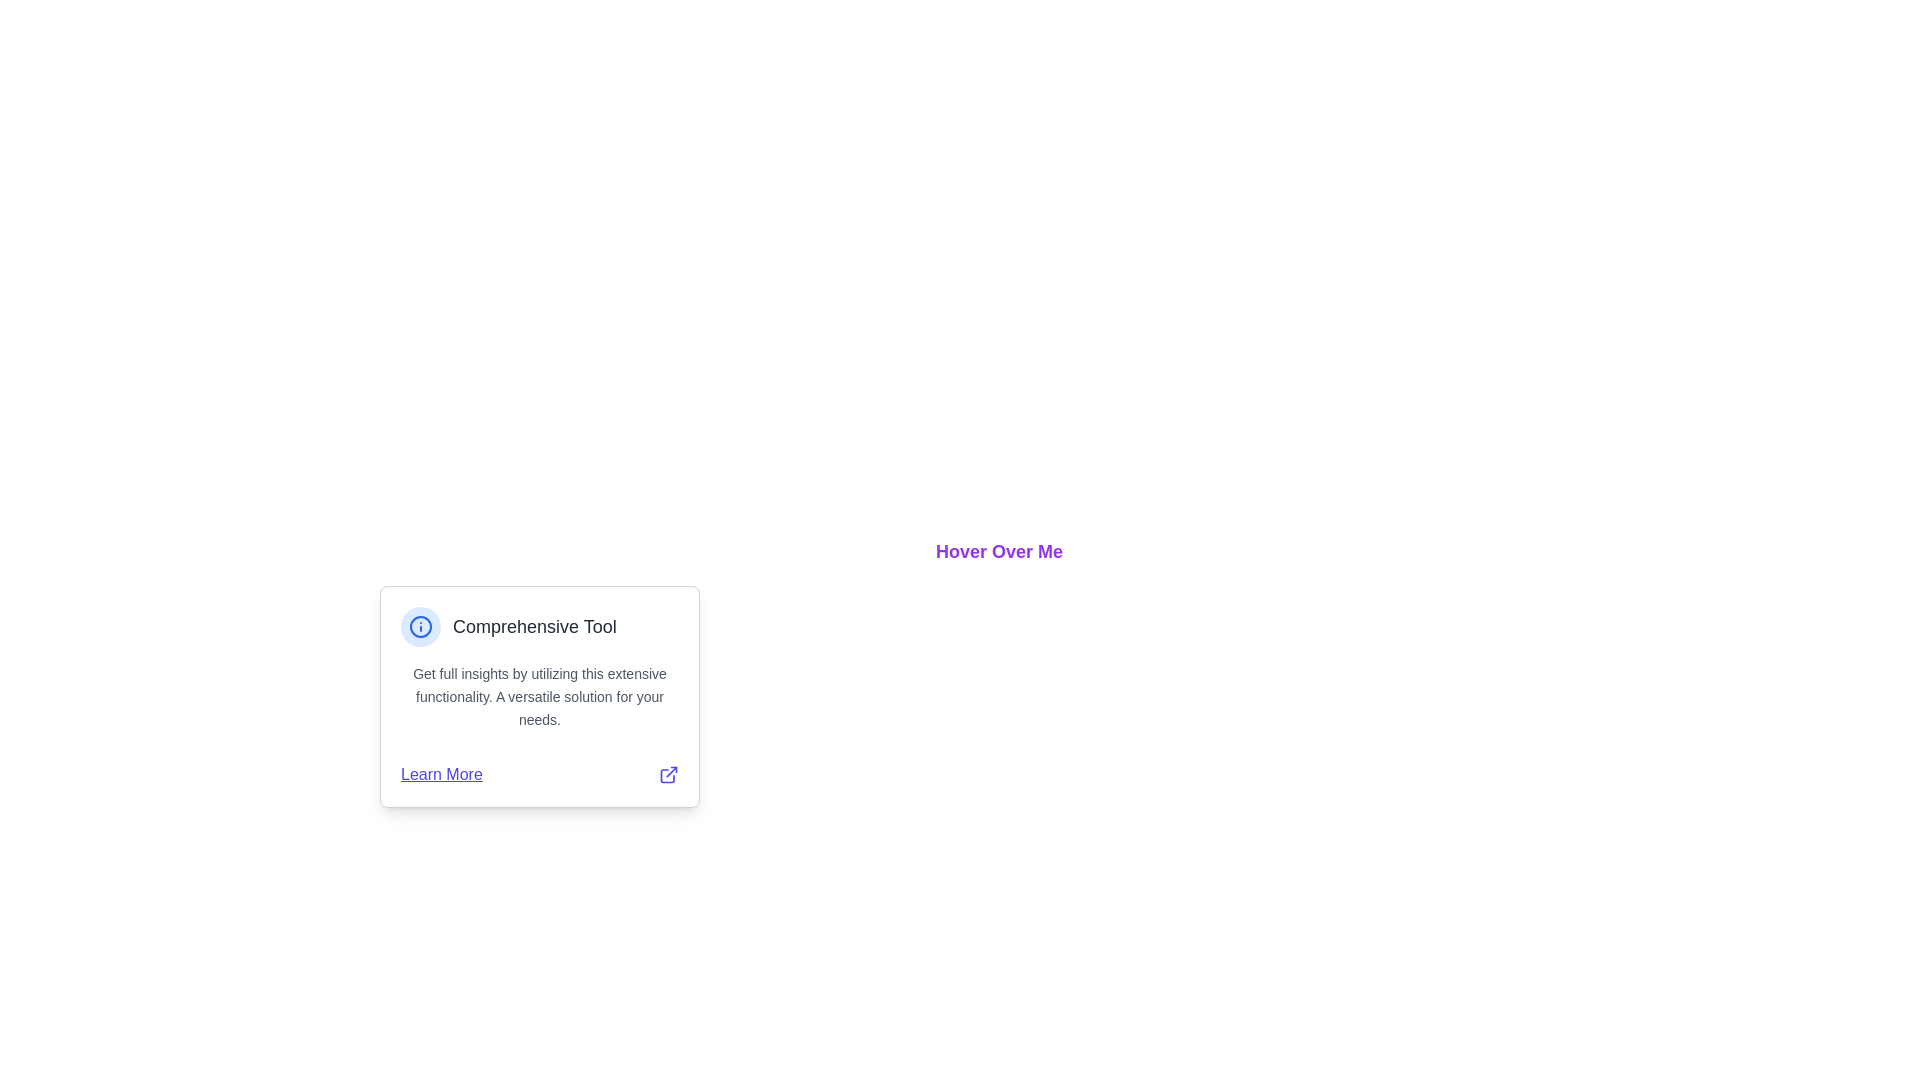 Image resolution: width=1920 pixels, height=1080 pixels. What do you see at coordinates (440, 774) in the screenshot?
I see `the 'Learn More' hyperlink styled in indigo with an underline, located in the bottom section of a card below 'Comprehensive Tool' and next to an external link icon` at bounding box center [440, 774].